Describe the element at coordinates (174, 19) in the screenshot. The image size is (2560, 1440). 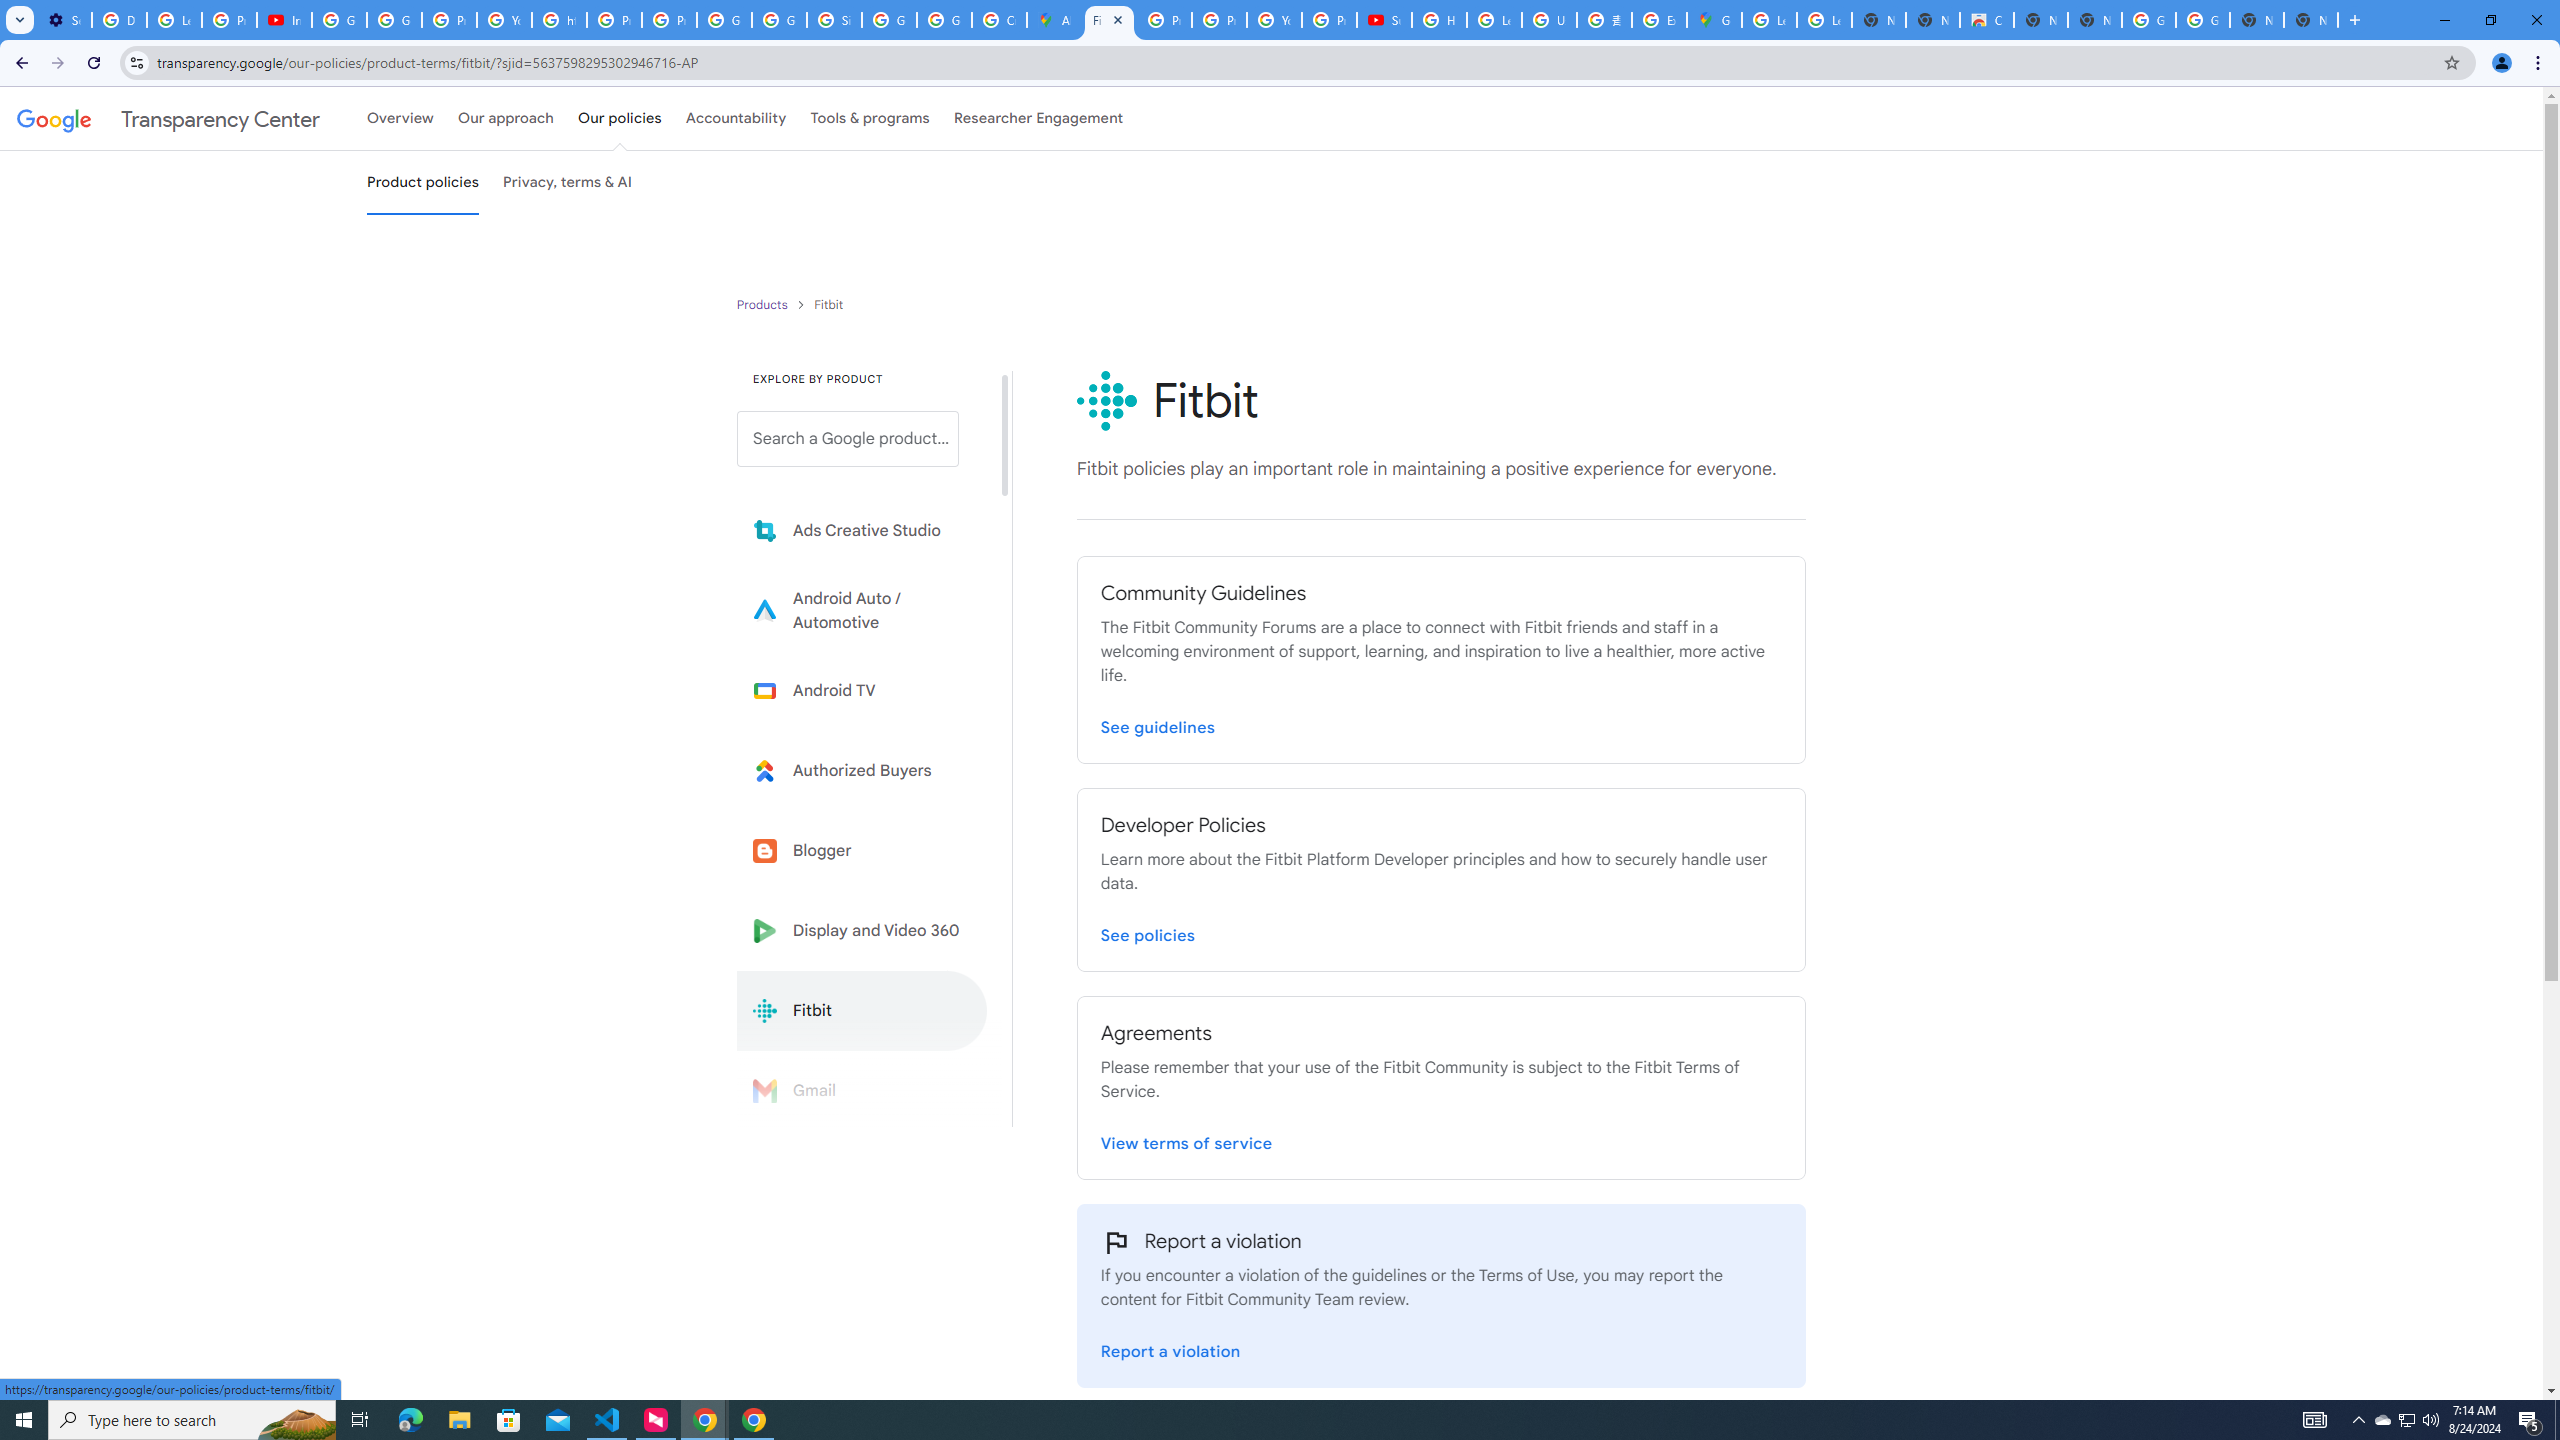
I see `'Learn how to find your photos - Google Photos Help'` at that location.